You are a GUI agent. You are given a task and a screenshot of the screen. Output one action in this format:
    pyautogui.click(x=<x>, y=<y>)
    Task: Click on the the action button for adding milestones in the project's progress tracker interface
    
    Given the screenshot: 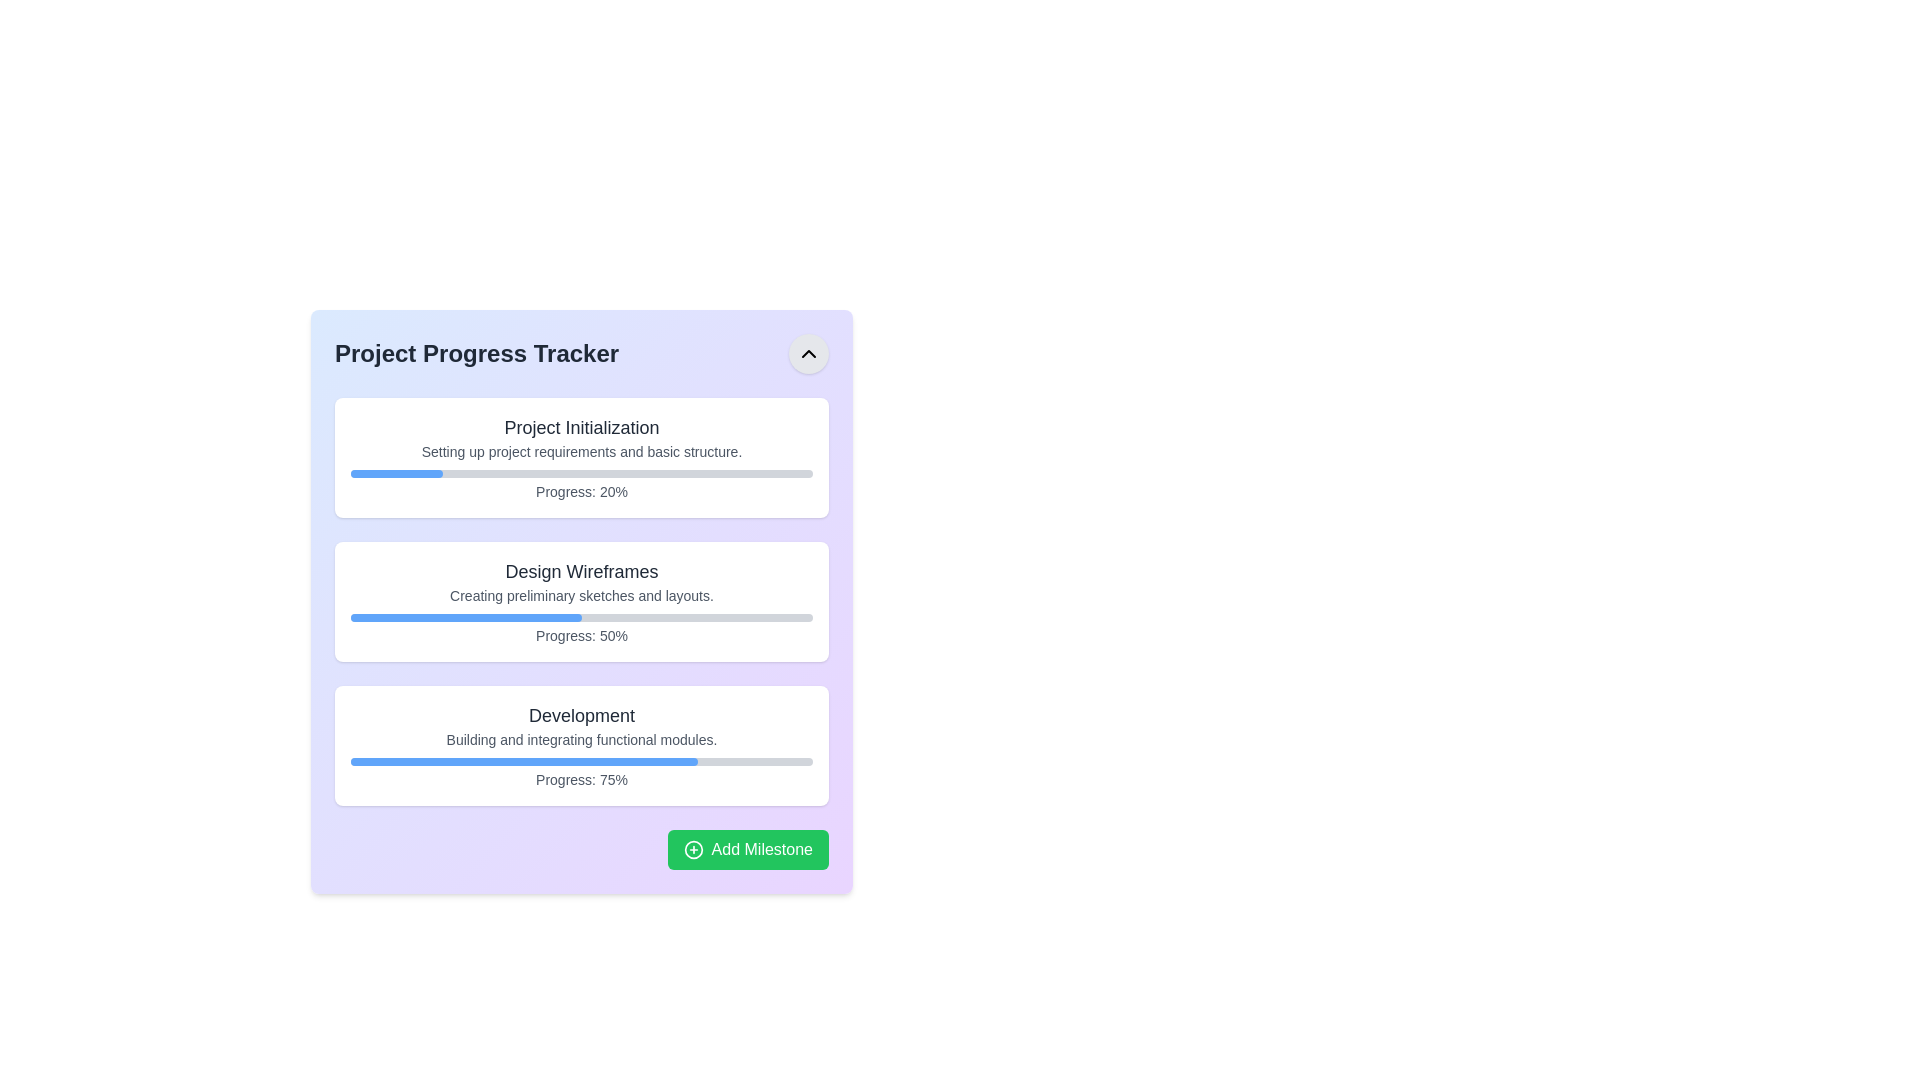 What is the action you would take?
    pyautogui.click(x=747, y=849)
    